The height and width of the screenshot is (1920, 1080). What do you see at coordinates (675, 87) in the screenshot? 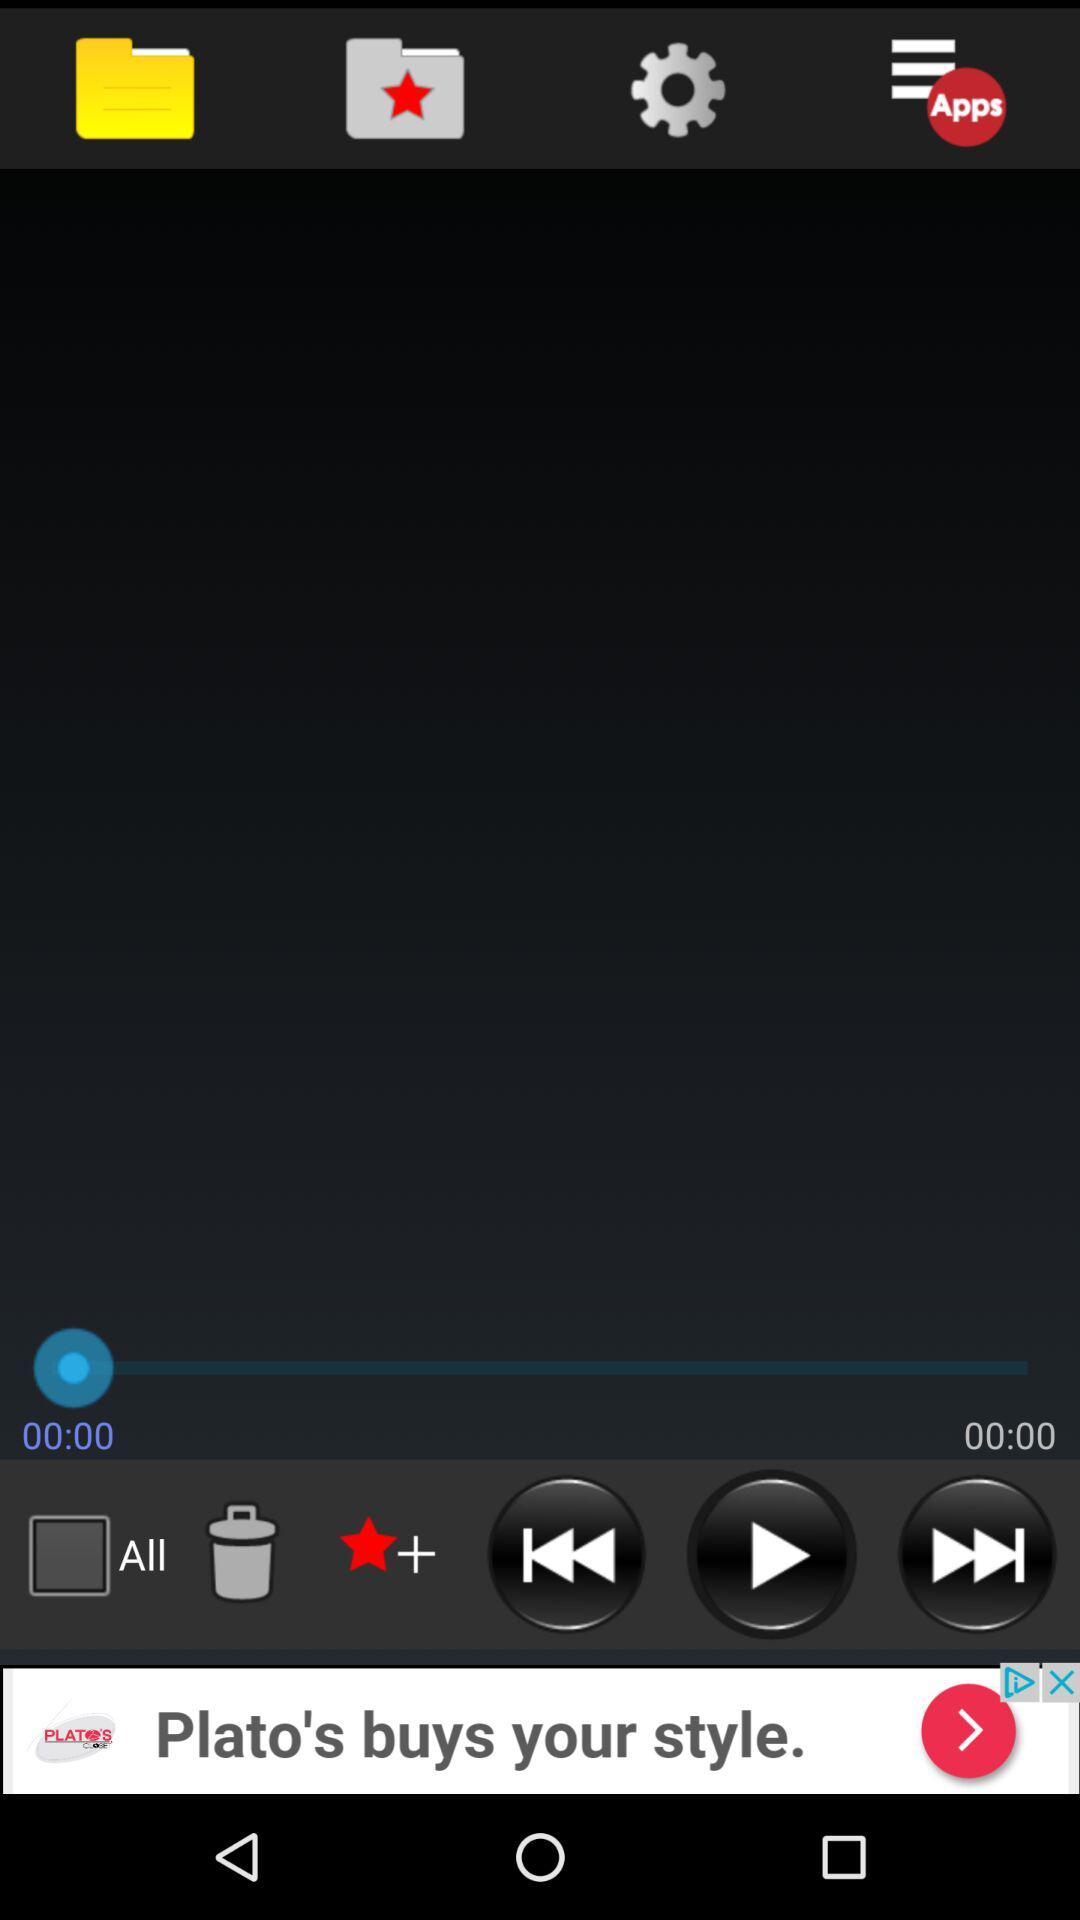
I see `settings` at bounding box center [675, 87].